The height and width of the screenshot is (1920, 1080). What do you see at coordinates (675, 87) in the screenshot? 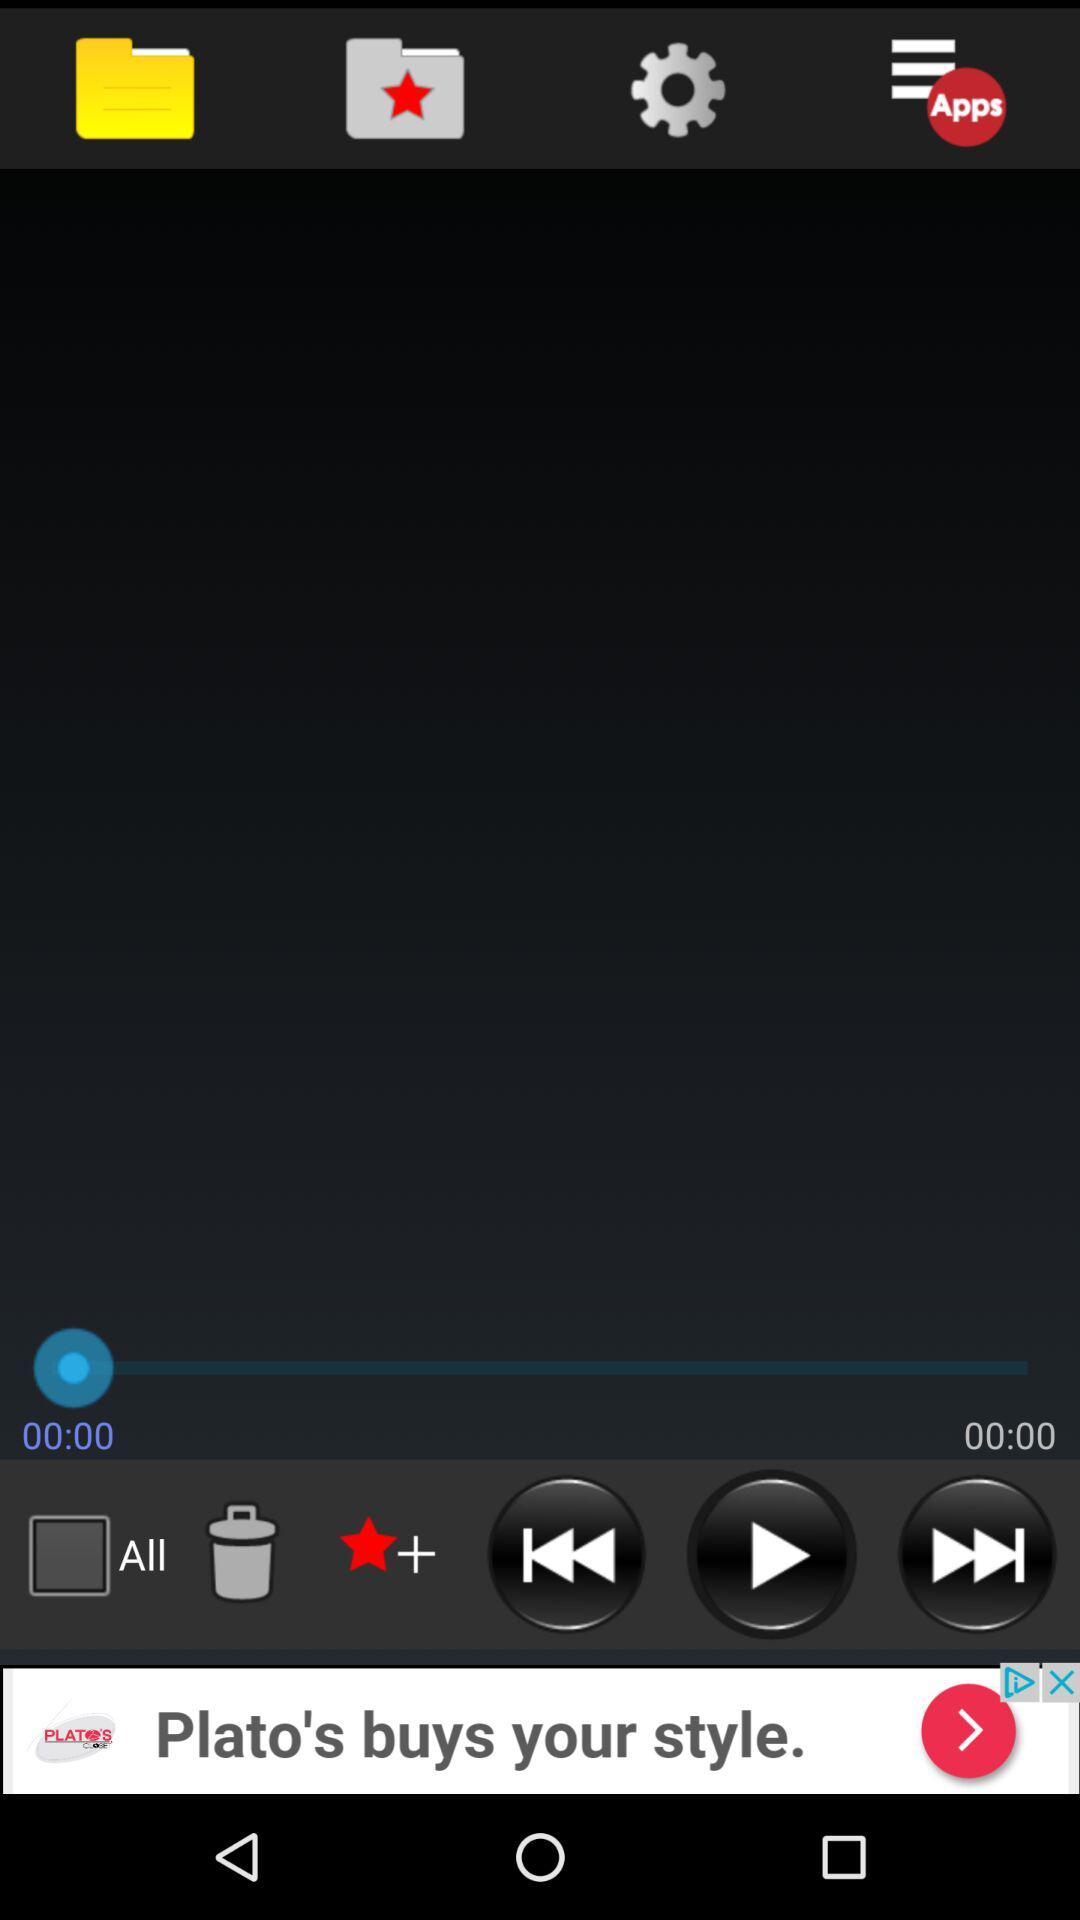
I see `settings` at bounding box center [675, 87].